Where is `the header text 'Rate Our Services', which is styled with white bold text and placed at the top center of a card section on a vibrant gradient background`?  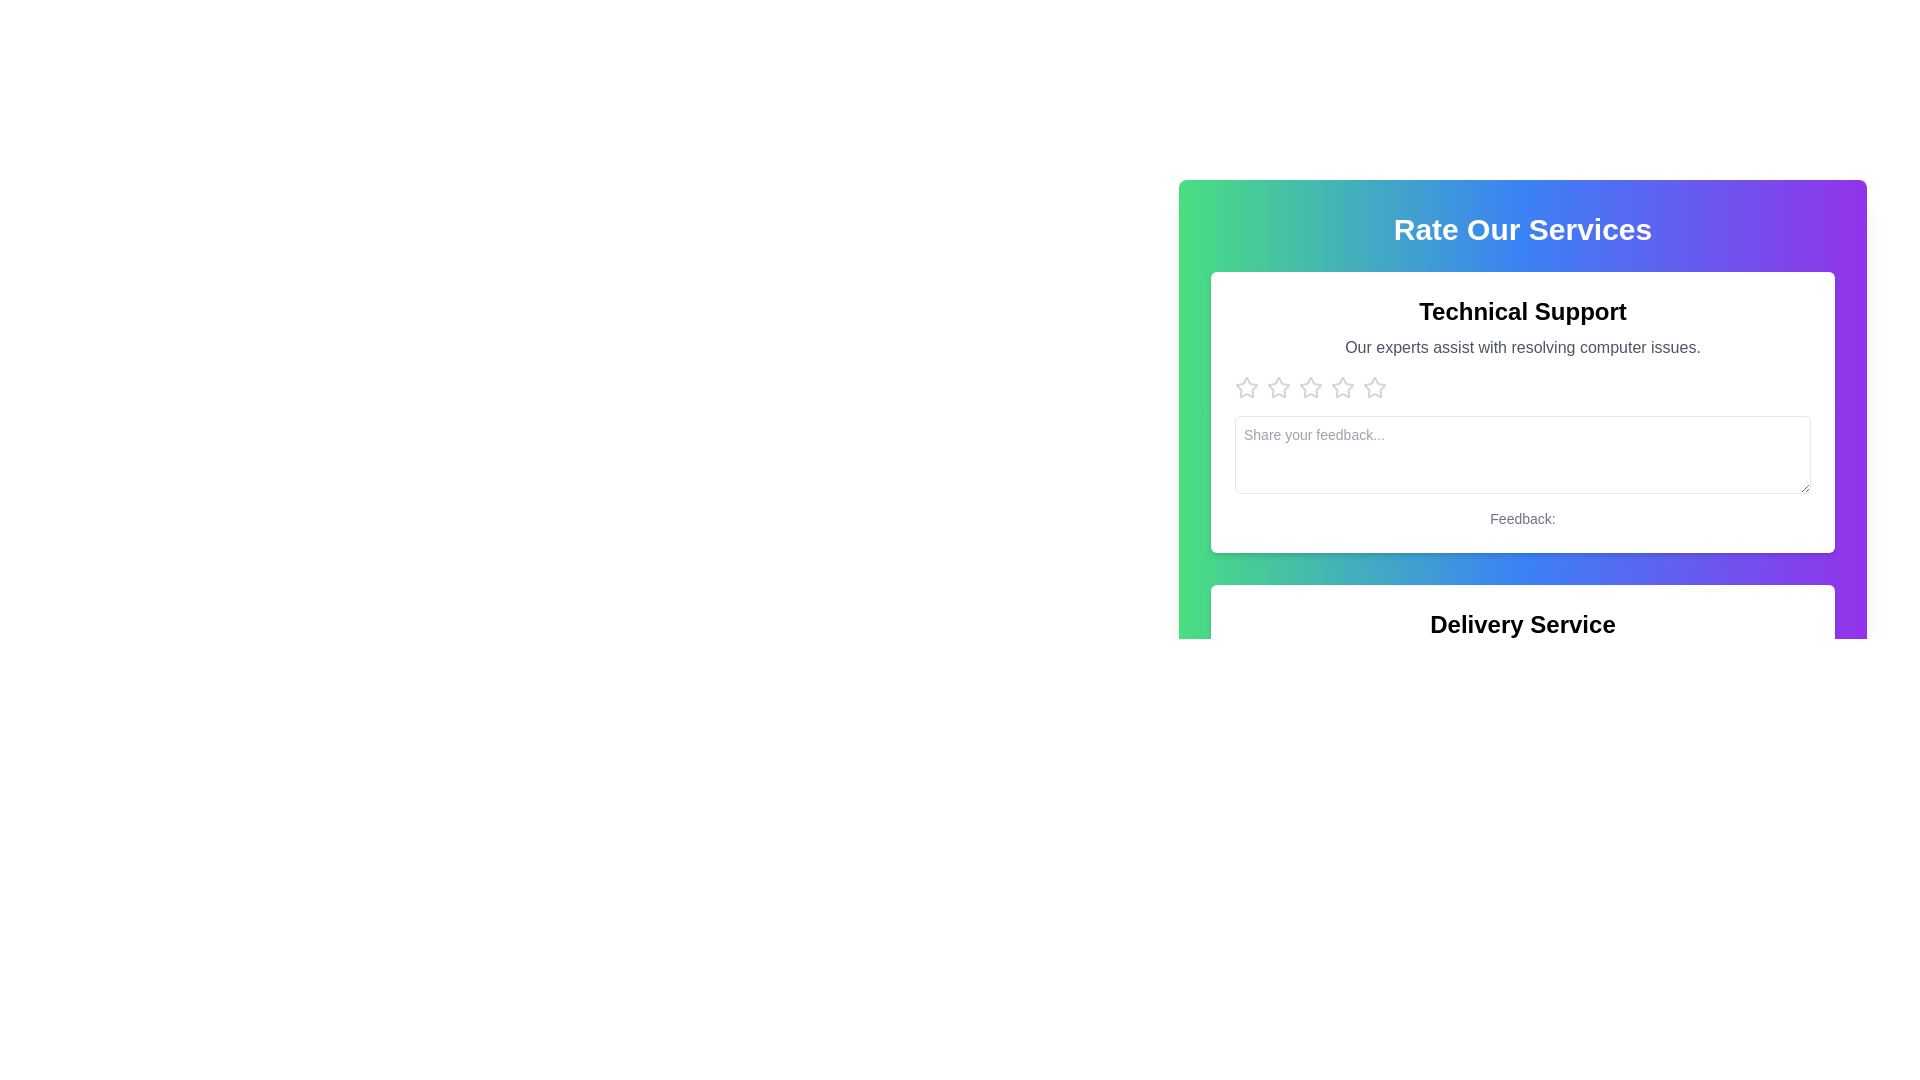
the header text 'Rate Our Services', which is styled with white bold text and placed at the top center of a card section on a vibrant gradient background is located at coordinates (1521, 229).